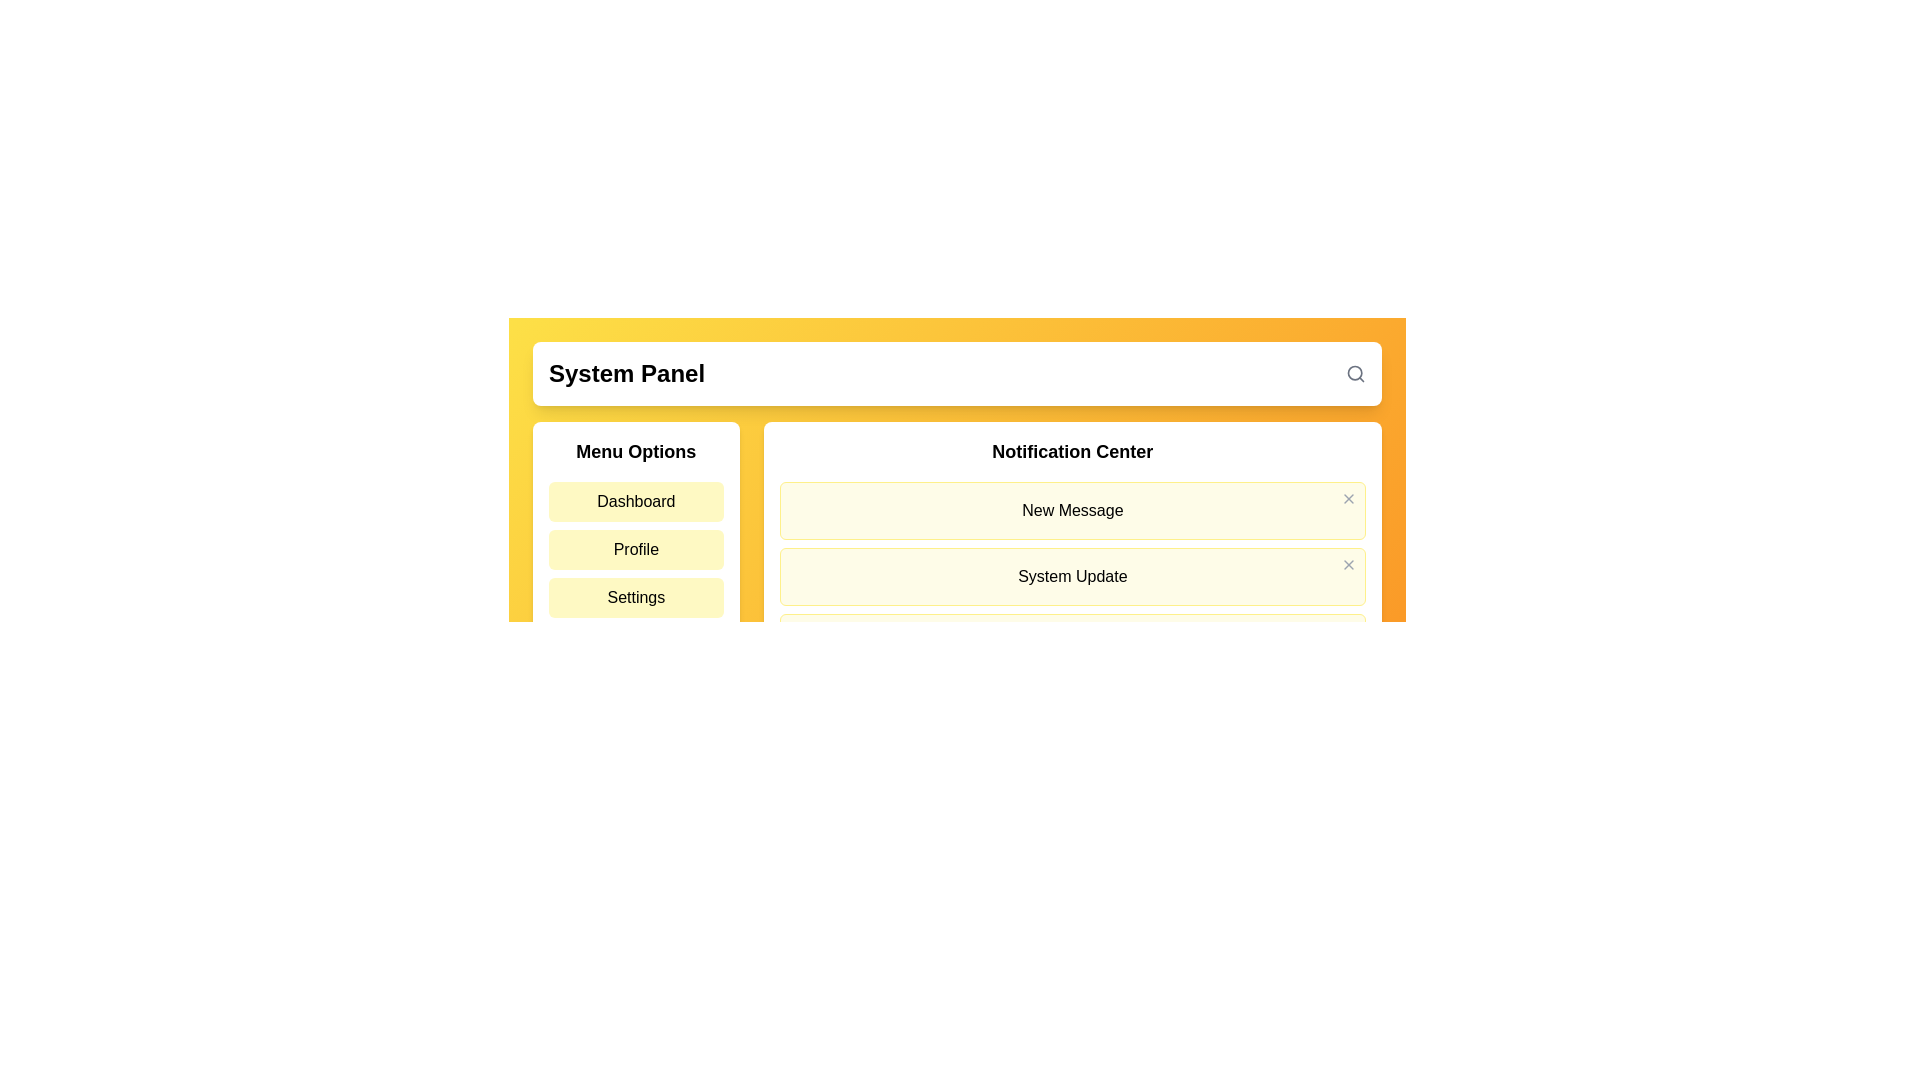  What do you see at coordinates (635, 555) in the screenshot?
I see `the 'Profile' button located in the 'Menu Options' section, which is the second button in a vertical list, to change its visual appearance` at bounding box center [635, 555].